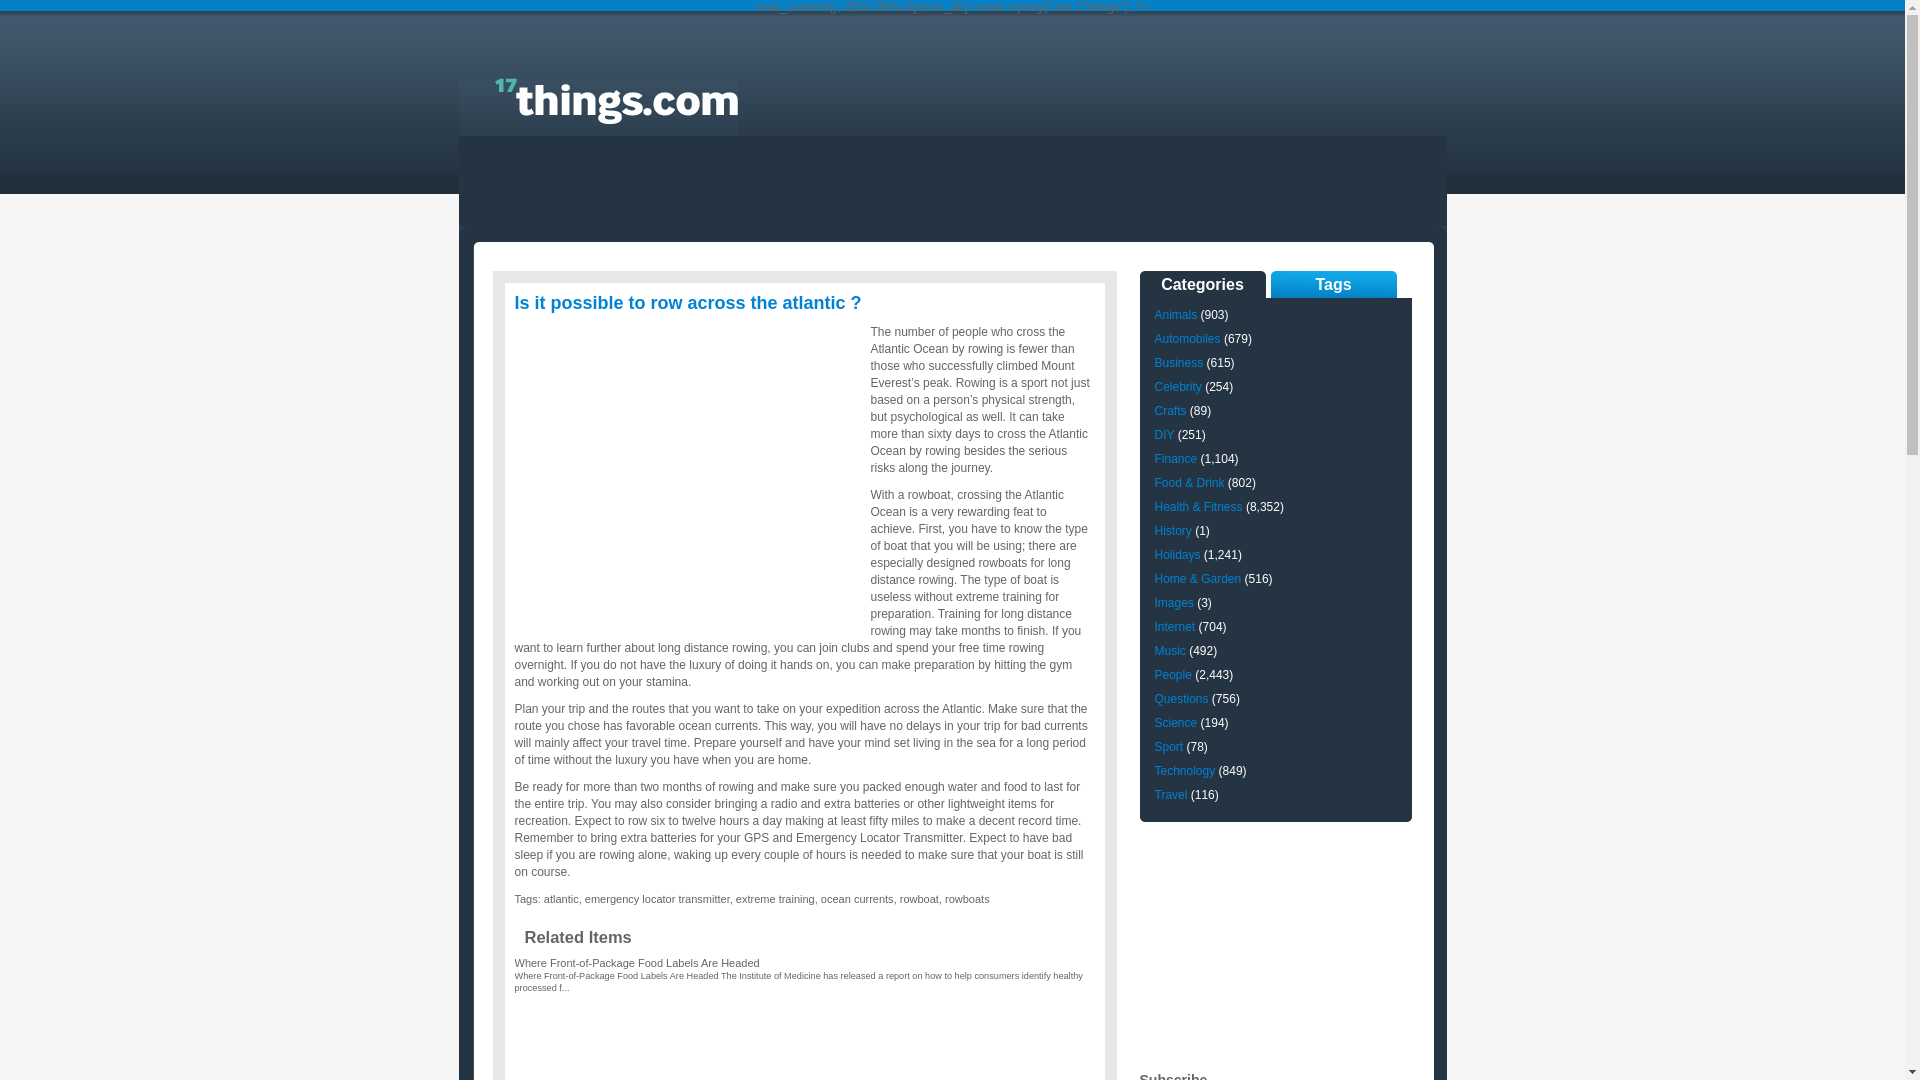  I want to click on 'Tags', so click(1333, 284).